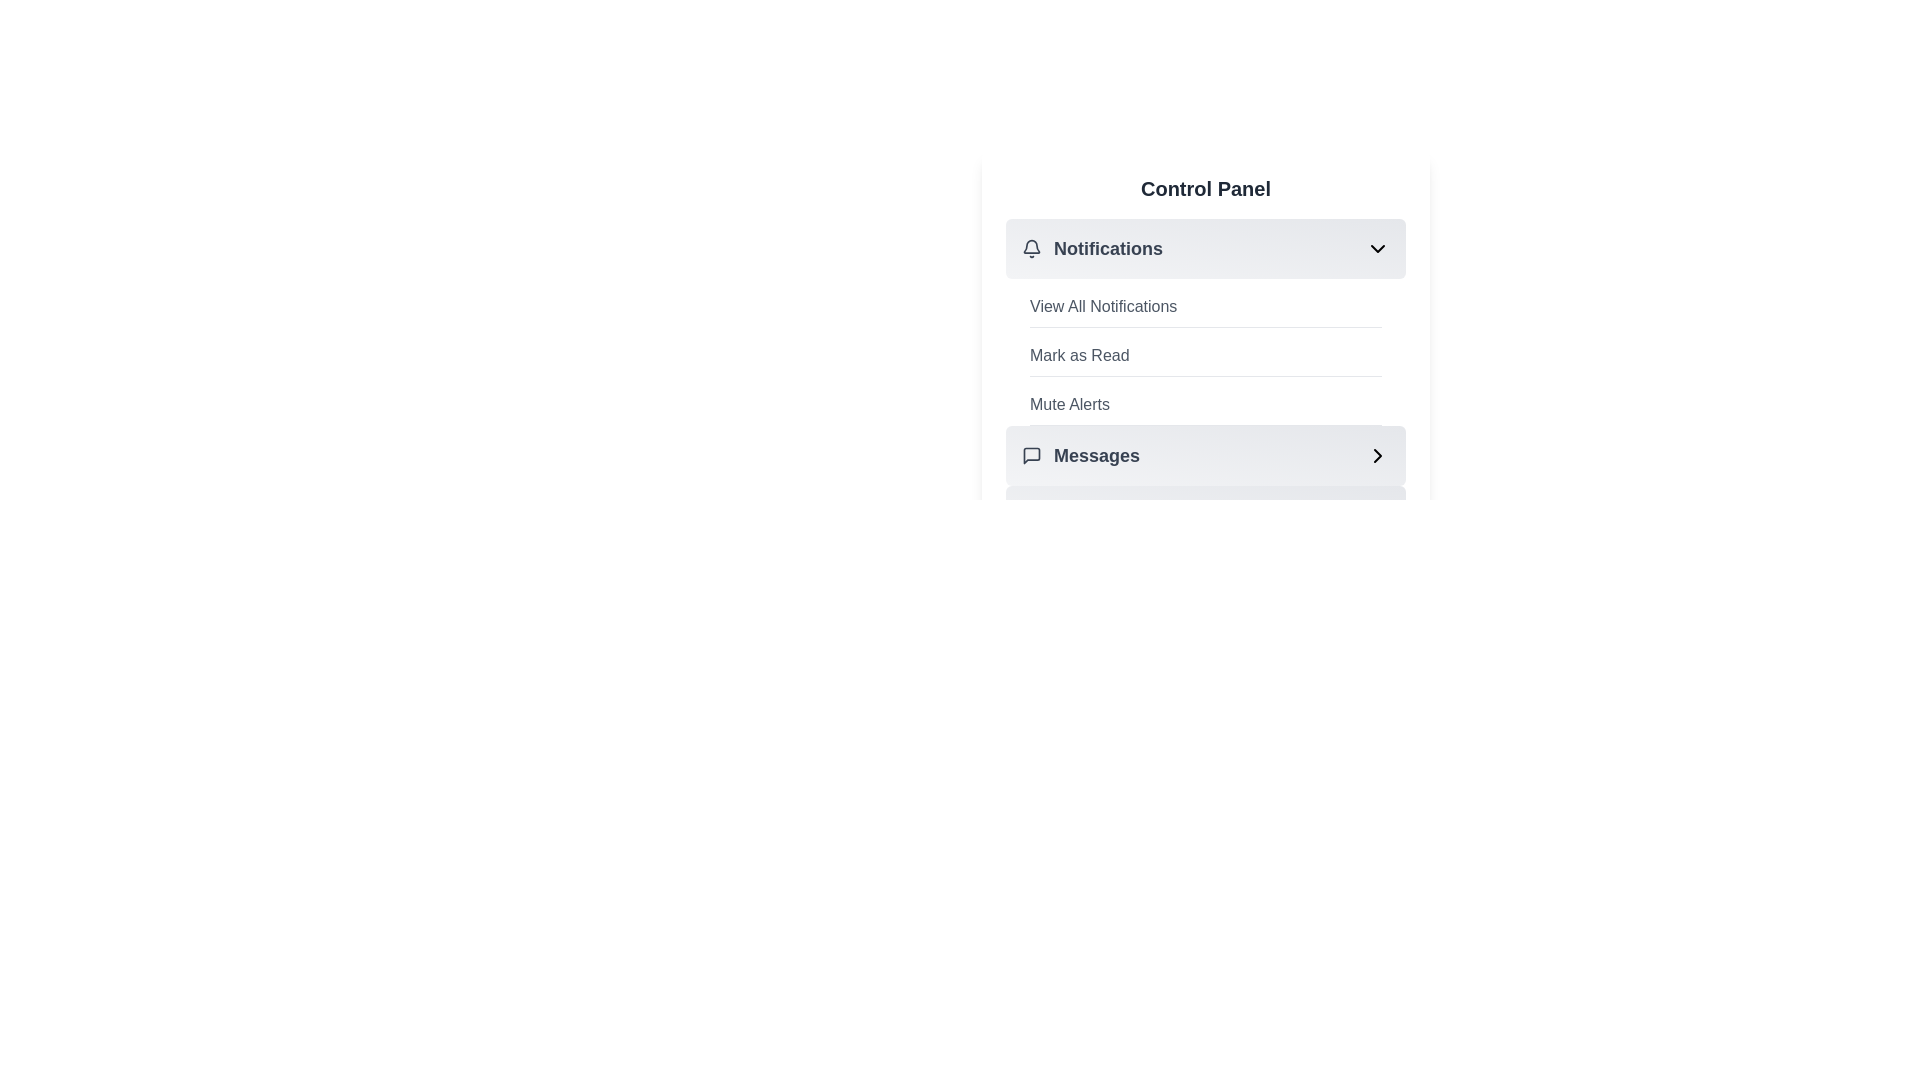 The image size is (1920, 1080). What do you see at coordinates (1204, 313) in the screenshot?
I see `the 'View All Notifications' link from the collapsible navigation panel that contains various action links such as 'Control Panel' and 'Notifications'` at bounding box center [1204, 313].